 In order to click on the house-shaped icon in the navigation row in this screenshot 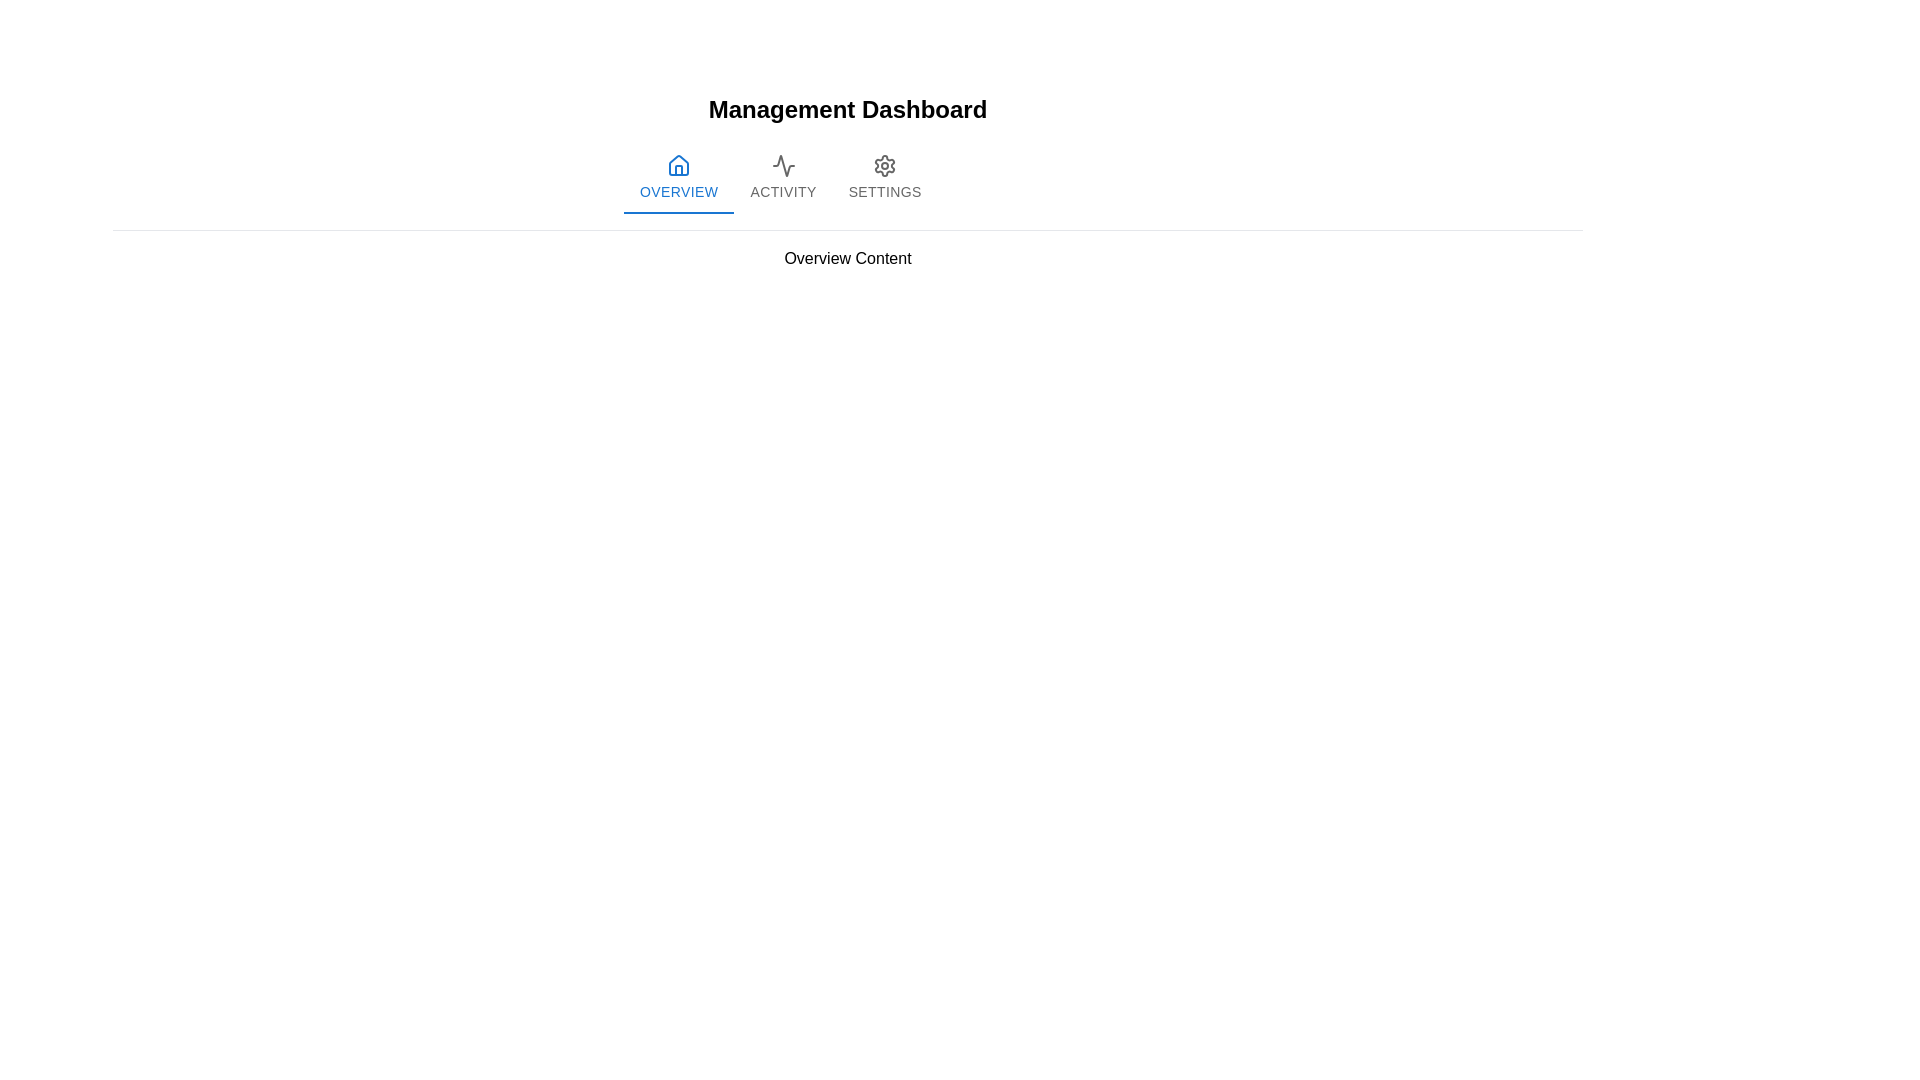, I will do `click(679, 164)`.